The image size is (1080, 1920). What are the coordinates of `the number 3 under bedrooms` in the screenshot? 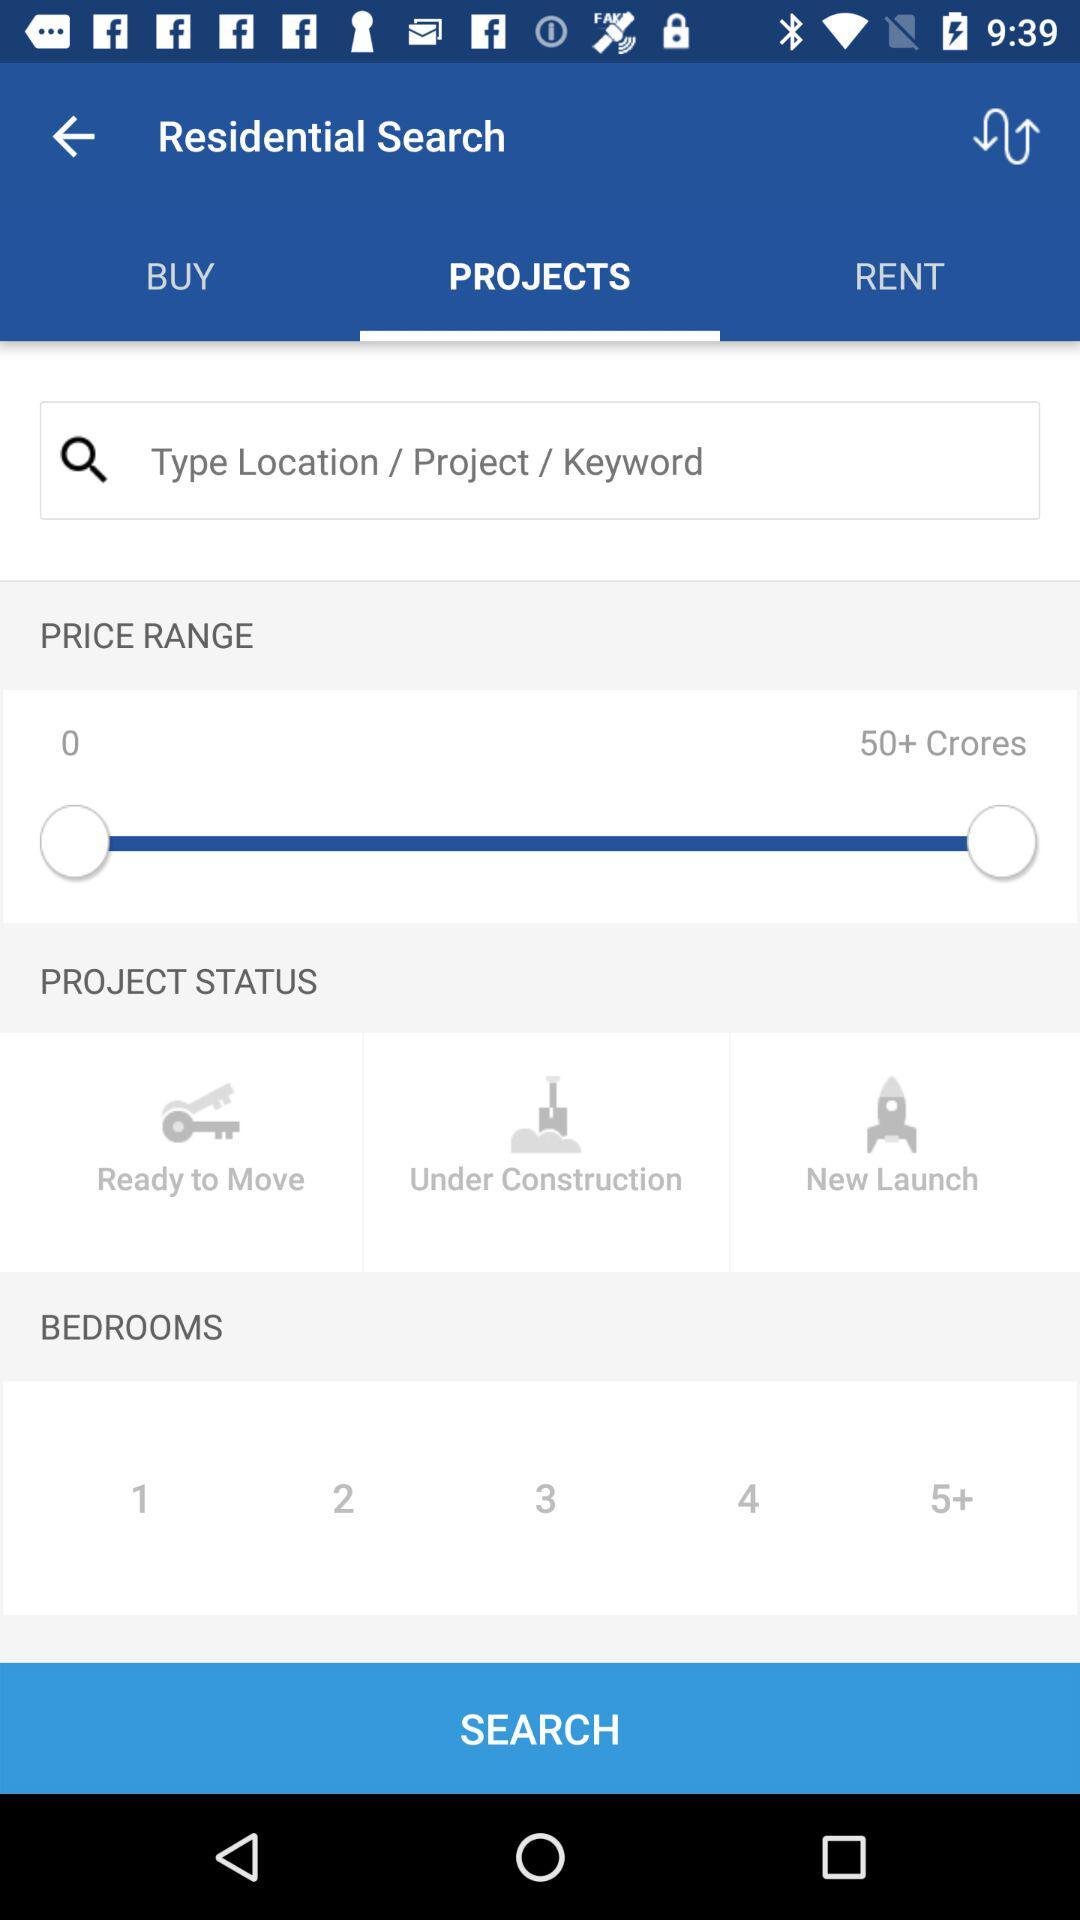 It's located at (546, 1497).